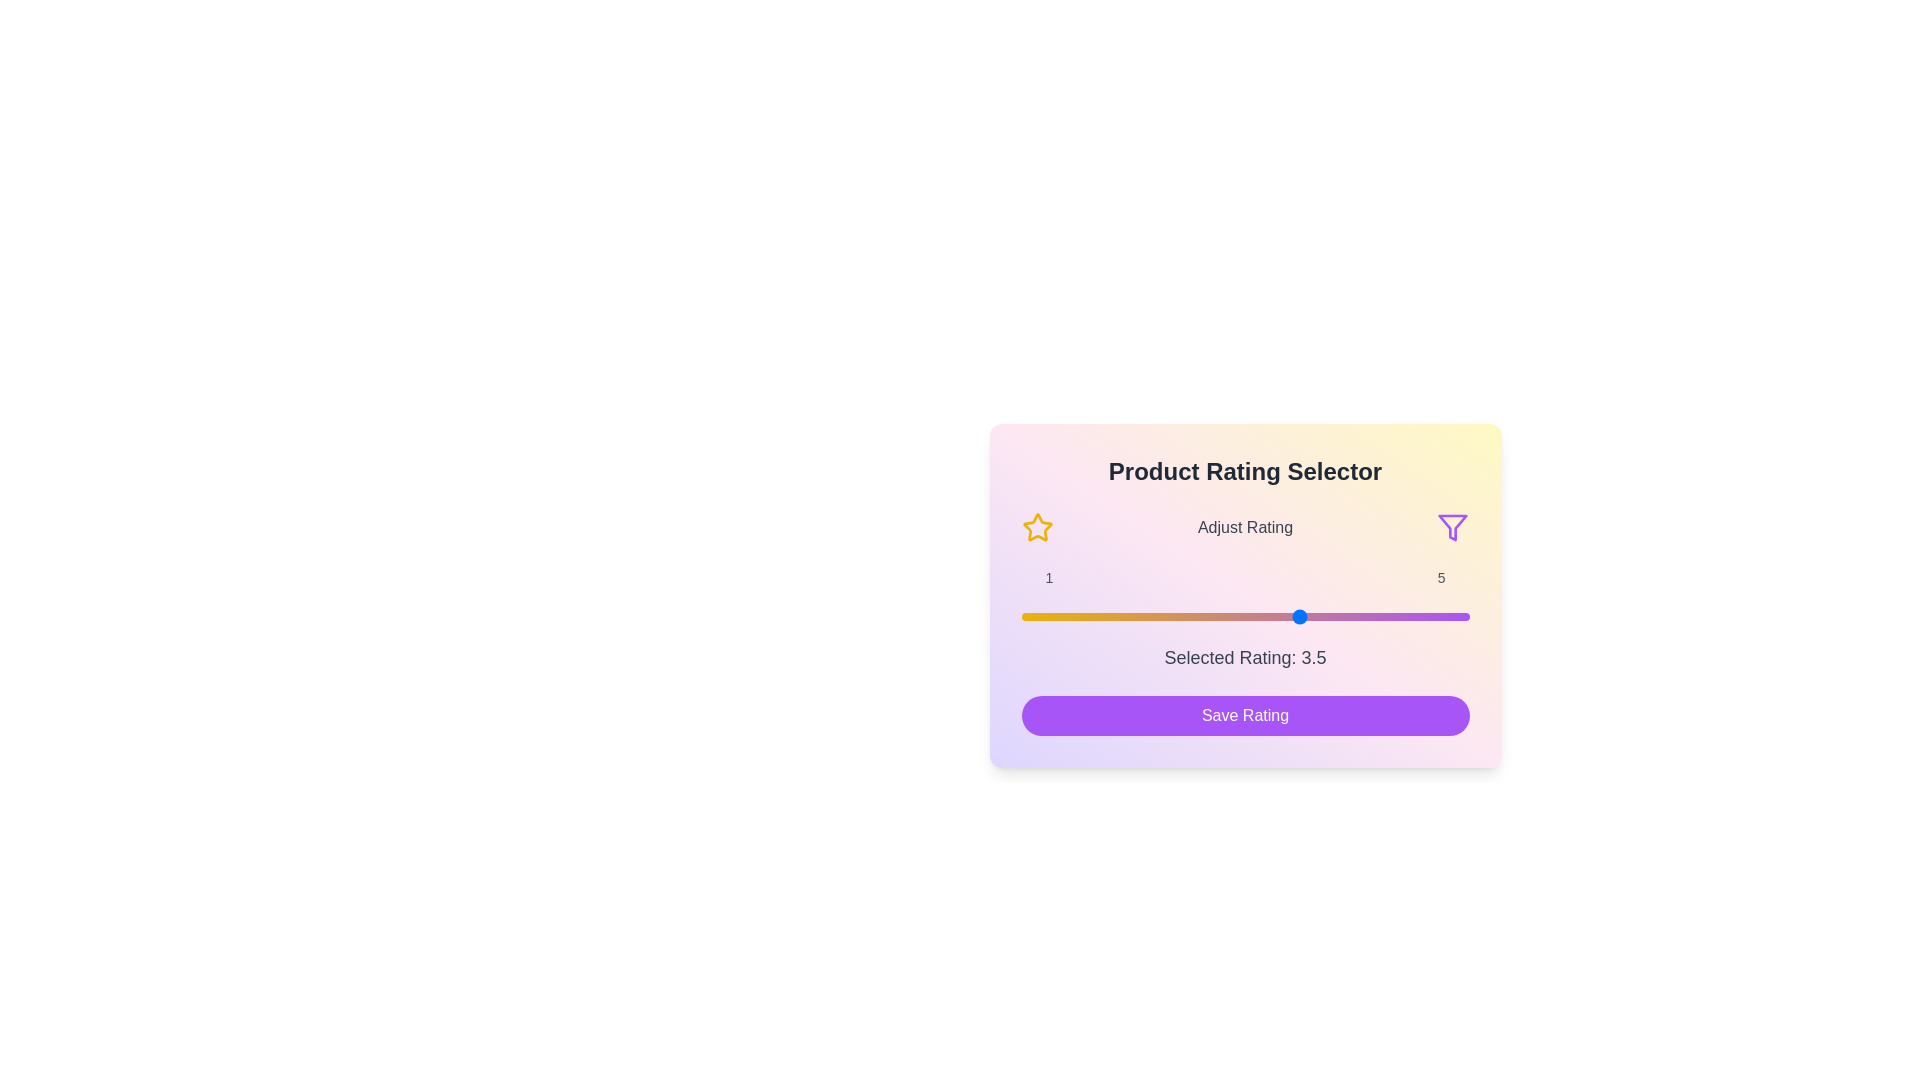 This screenshot has width=1920, height=1080. What do you see at coordinates (1133, 616) in the screenshot?
I see `the rating slider to set the rating to 2` at bounding box center [1133, 616].